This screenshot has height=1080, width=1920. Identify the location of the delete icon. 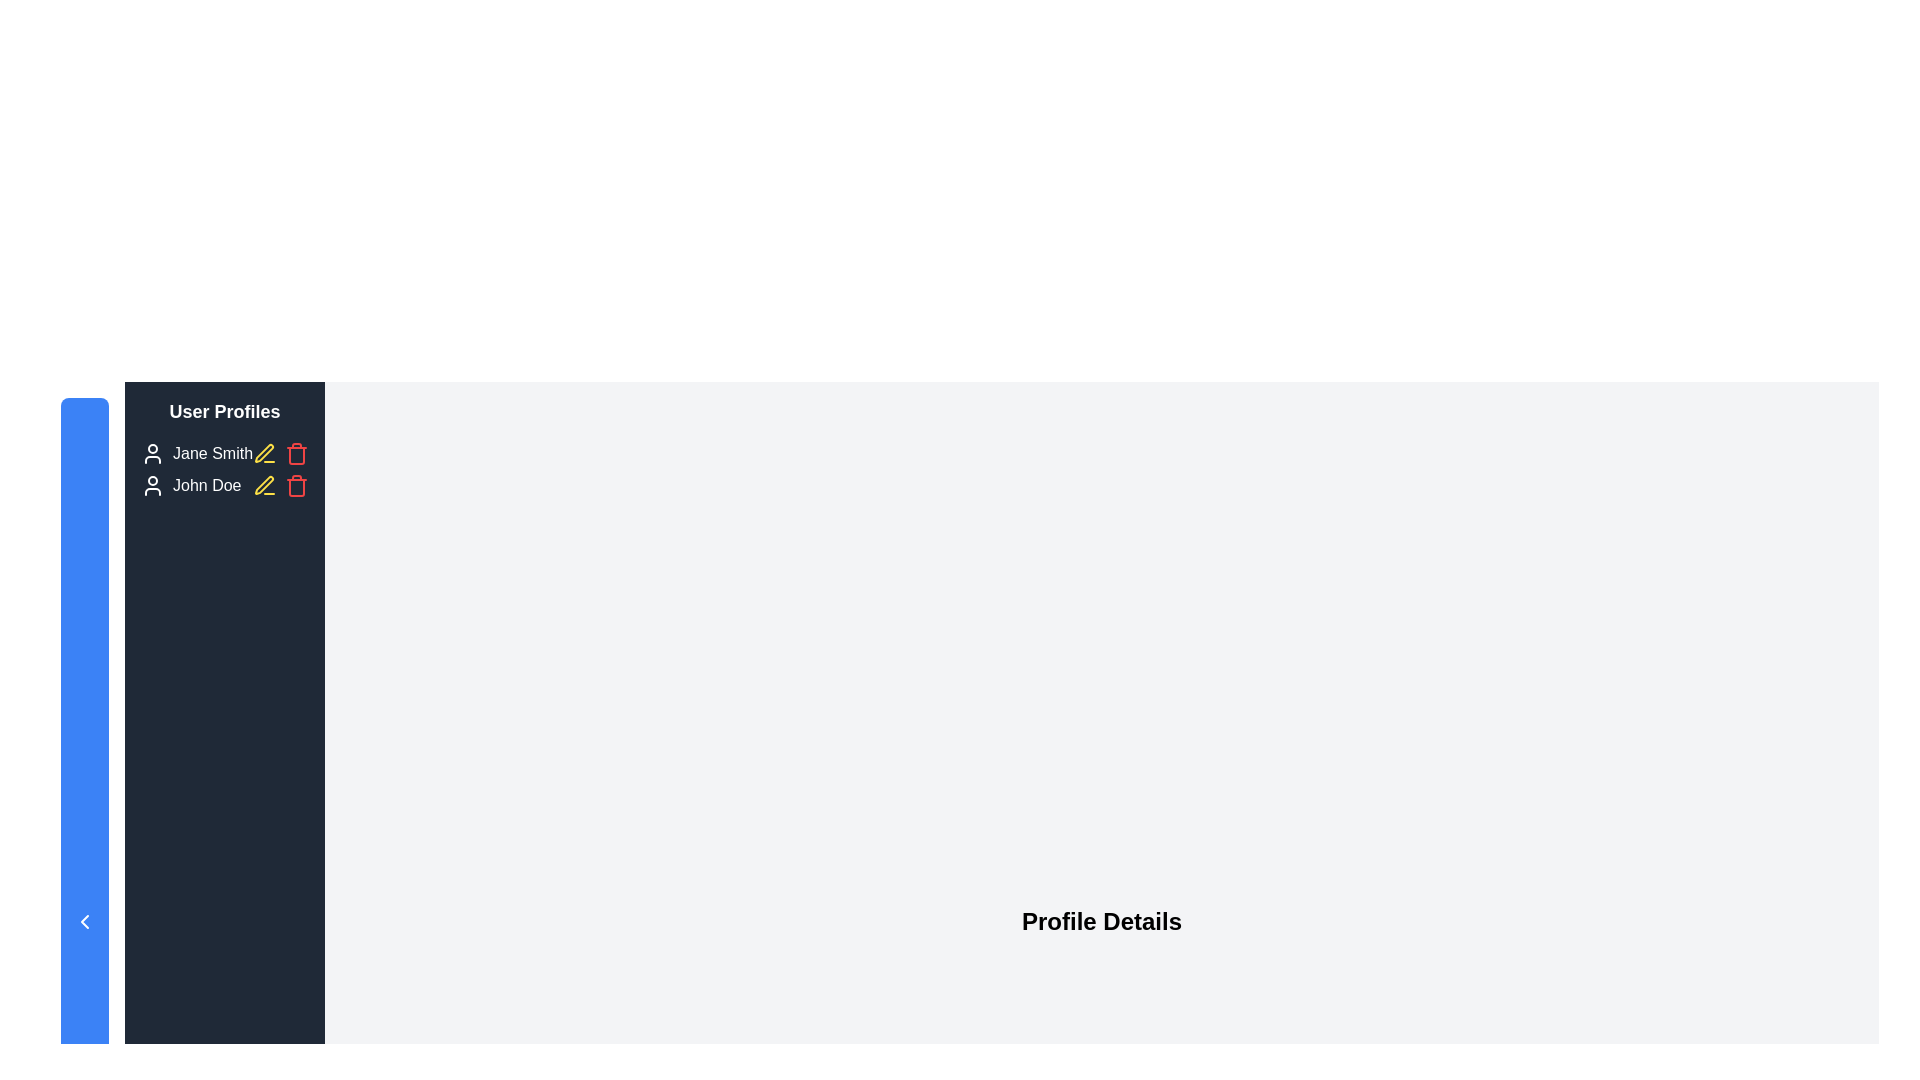
(296, 454).